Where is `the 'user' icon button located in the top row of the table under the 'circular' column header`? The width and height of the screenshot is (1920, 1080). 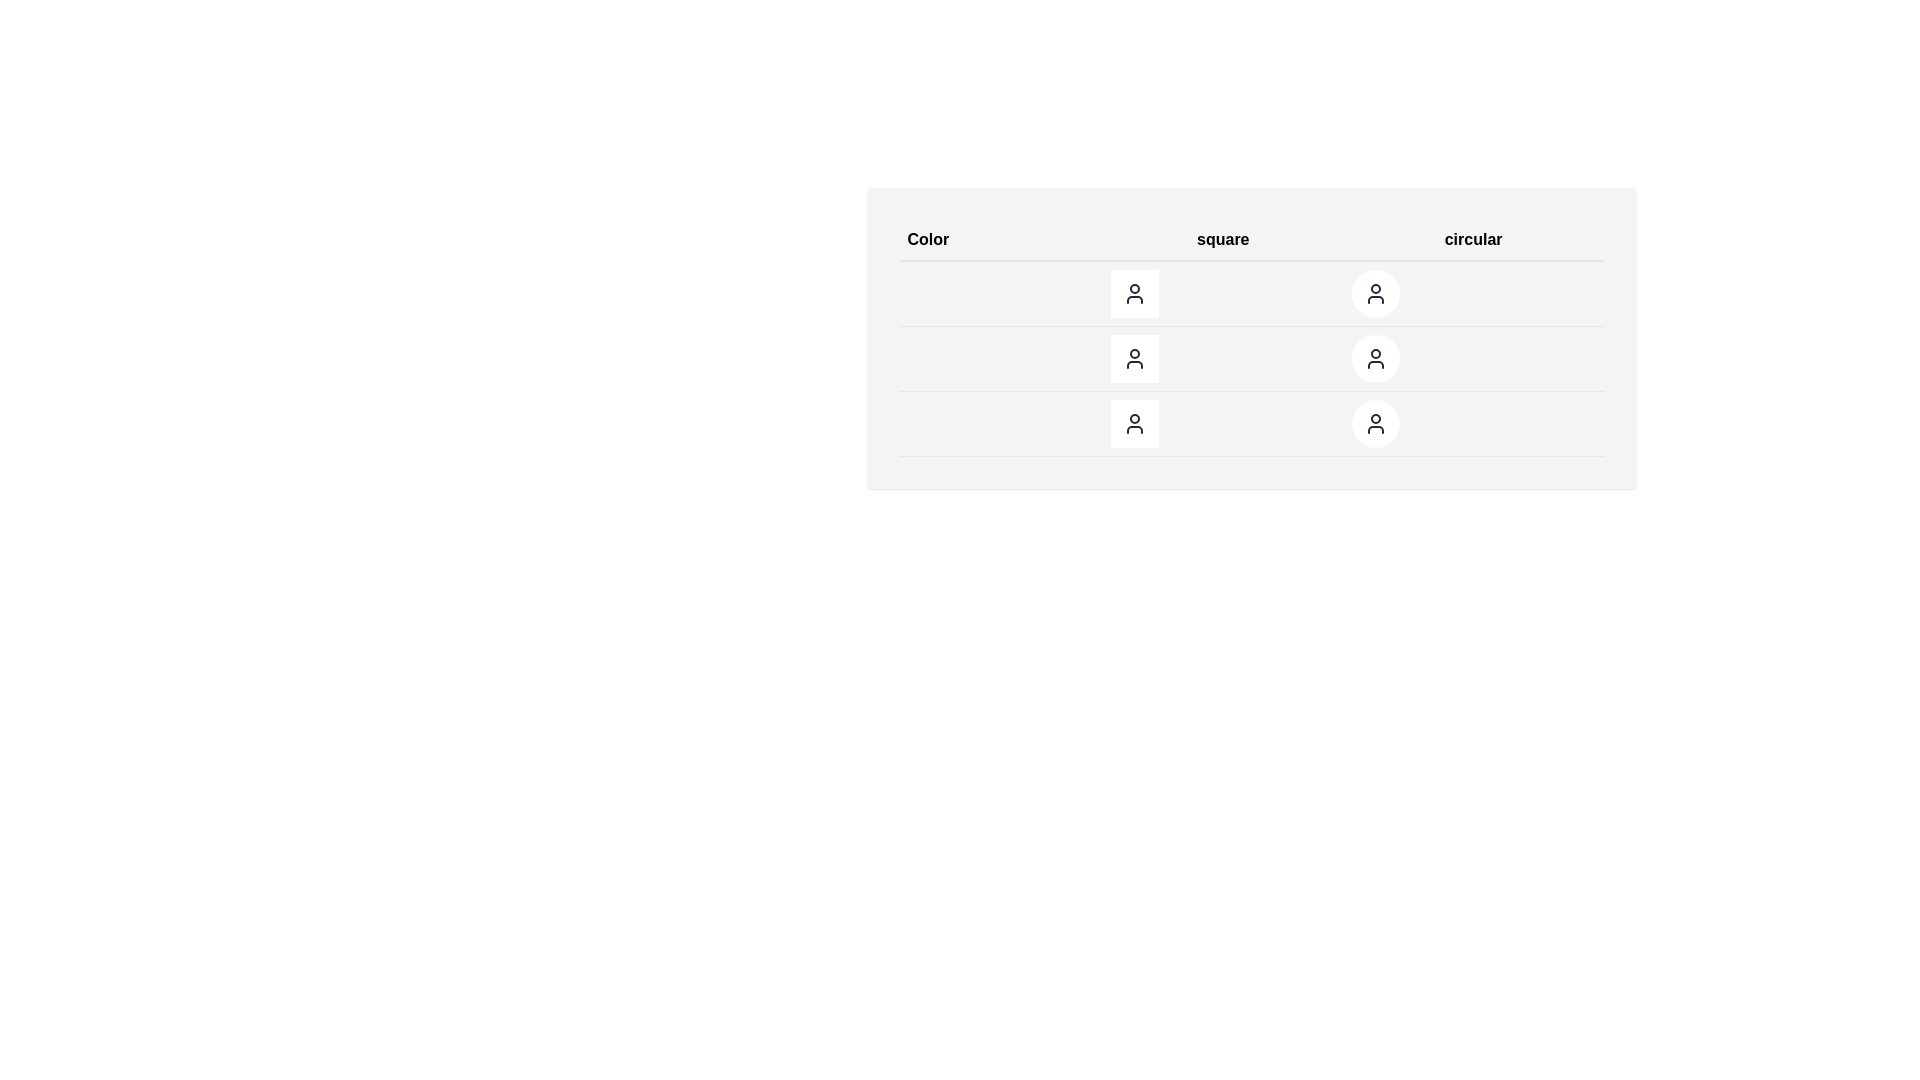 the 'user' icon button located in the top row of the table under the 'circular' column header is located at coordinates (1373, 293).